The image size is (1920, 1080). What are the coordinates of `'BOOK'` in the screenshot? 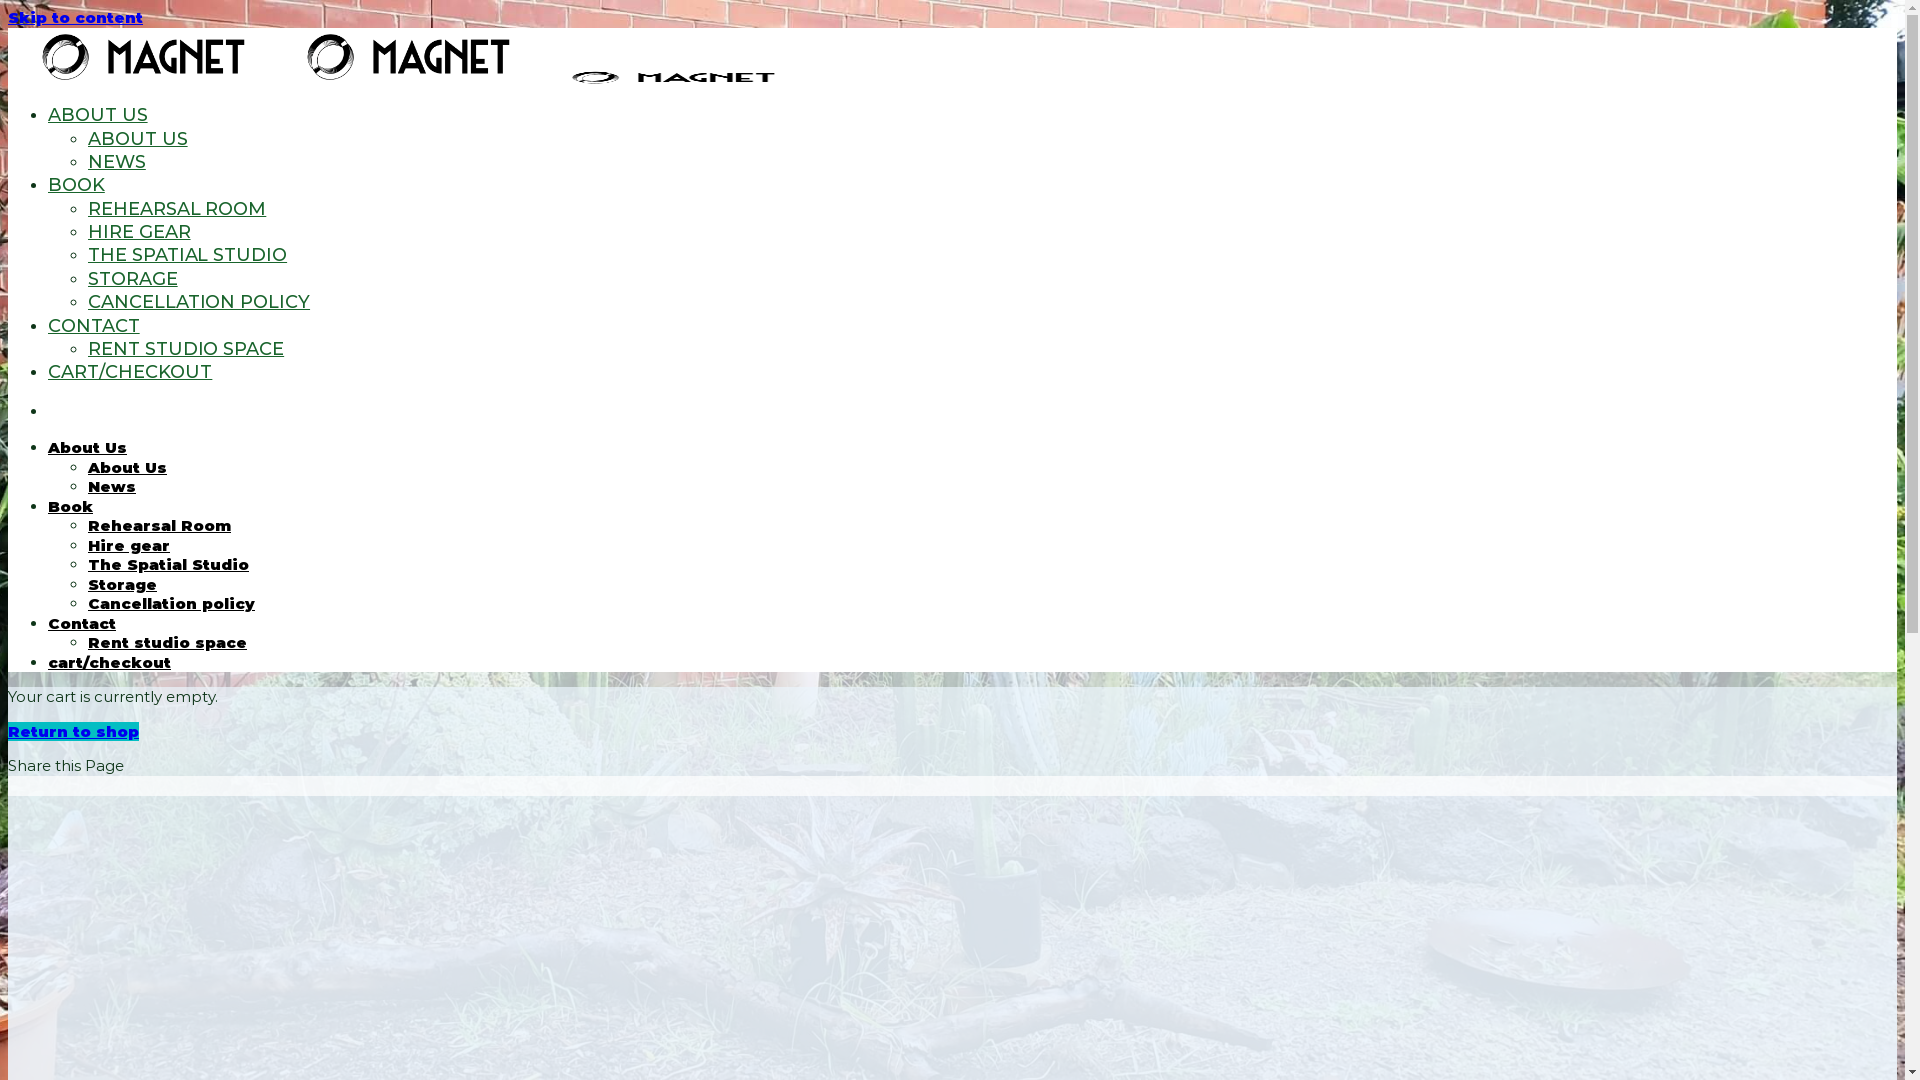 It's located at (76, 185).